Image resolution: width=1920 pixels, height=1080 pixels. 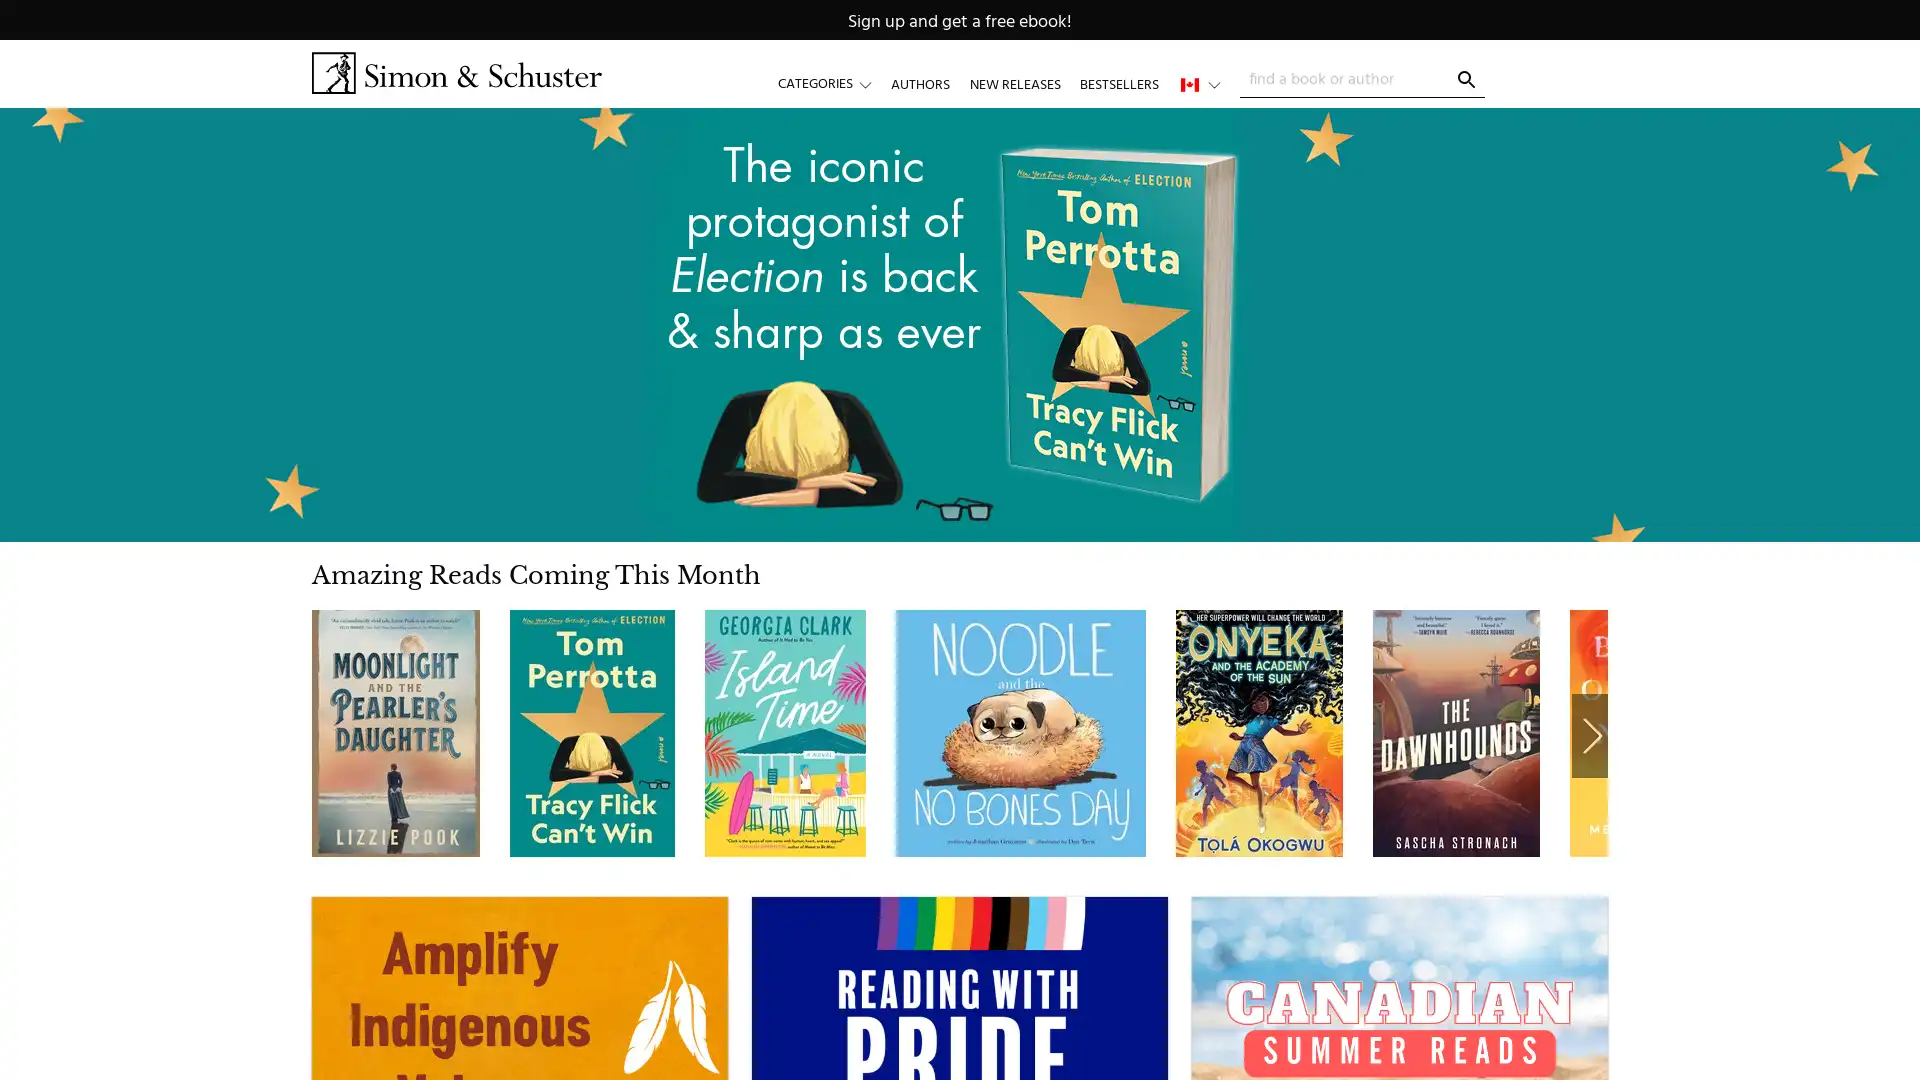 What do you see at coordinates (1014, 83) in the screenshot?
I see `NEW RELEASES` at bounding box center [1014, 83].